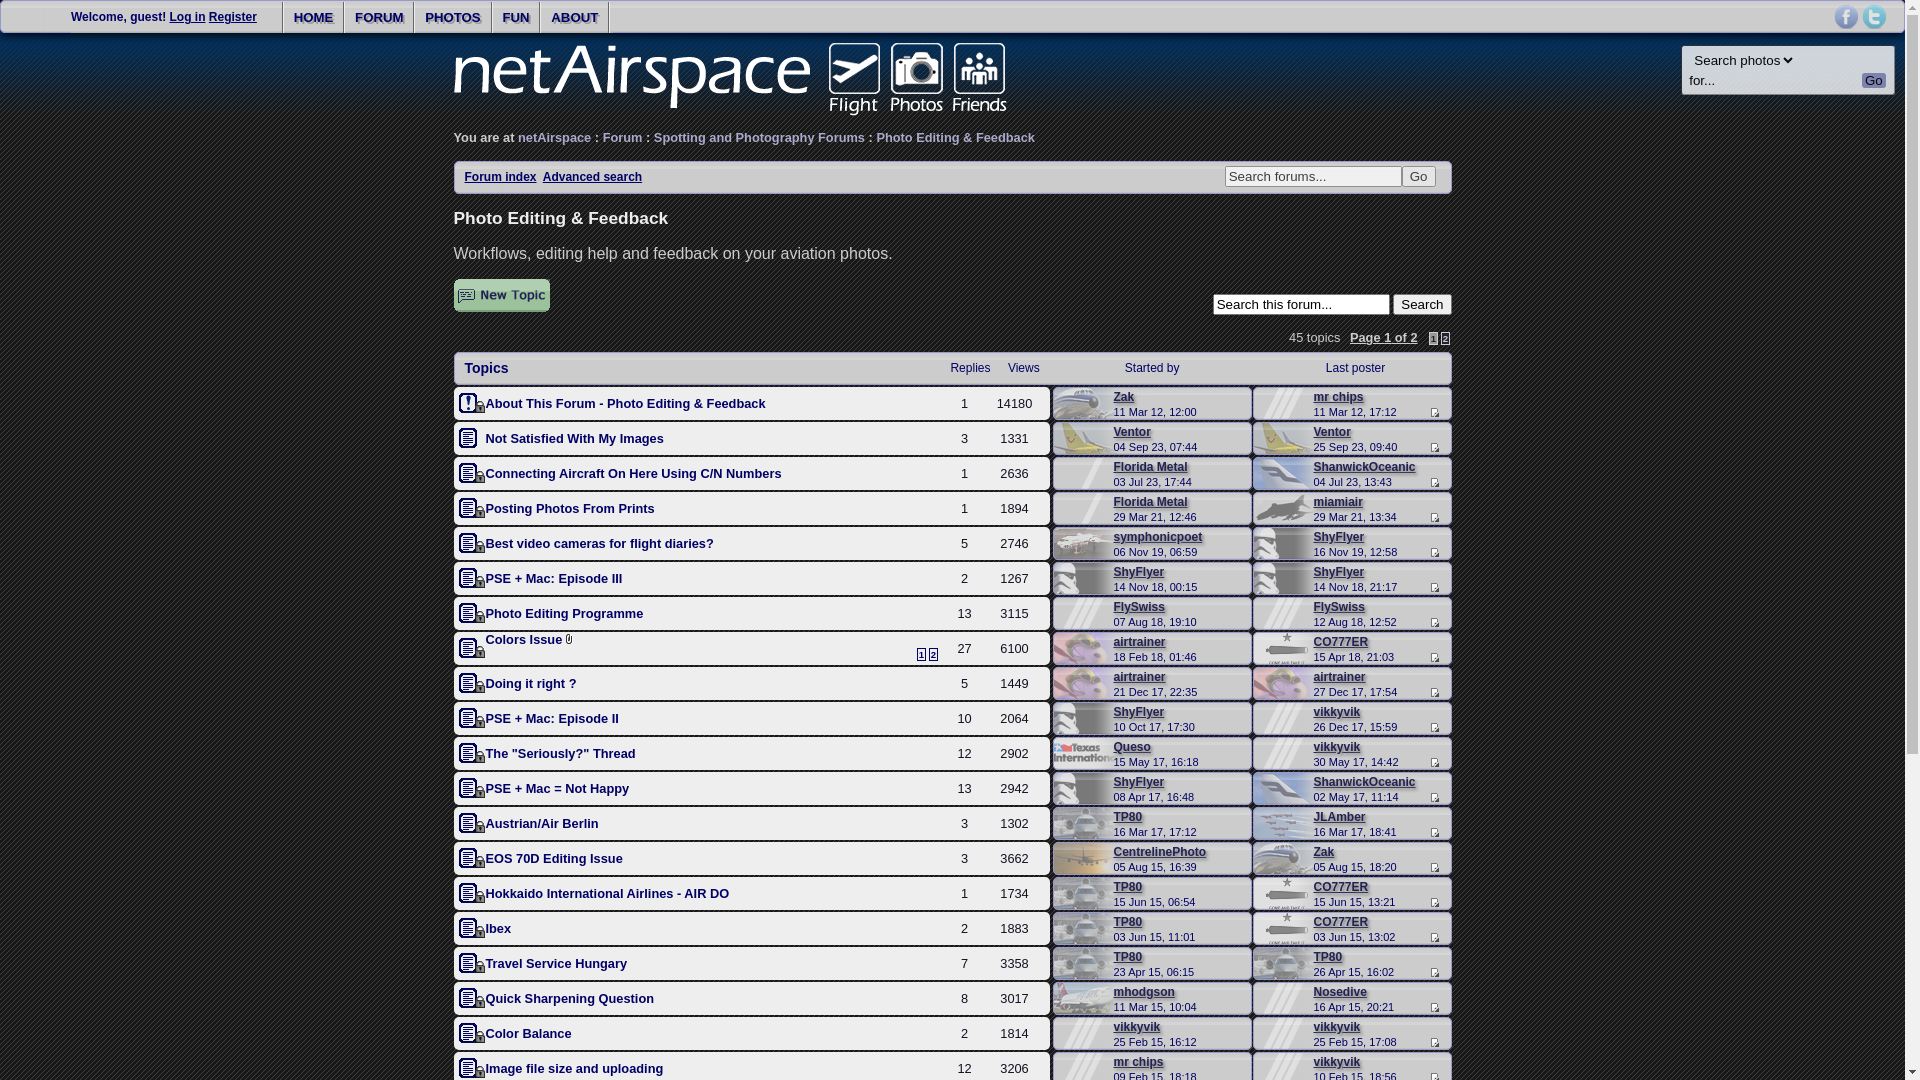  Describe the element at coordinates (187, 16) in the screenshot. I see `'Log in'` at that location.